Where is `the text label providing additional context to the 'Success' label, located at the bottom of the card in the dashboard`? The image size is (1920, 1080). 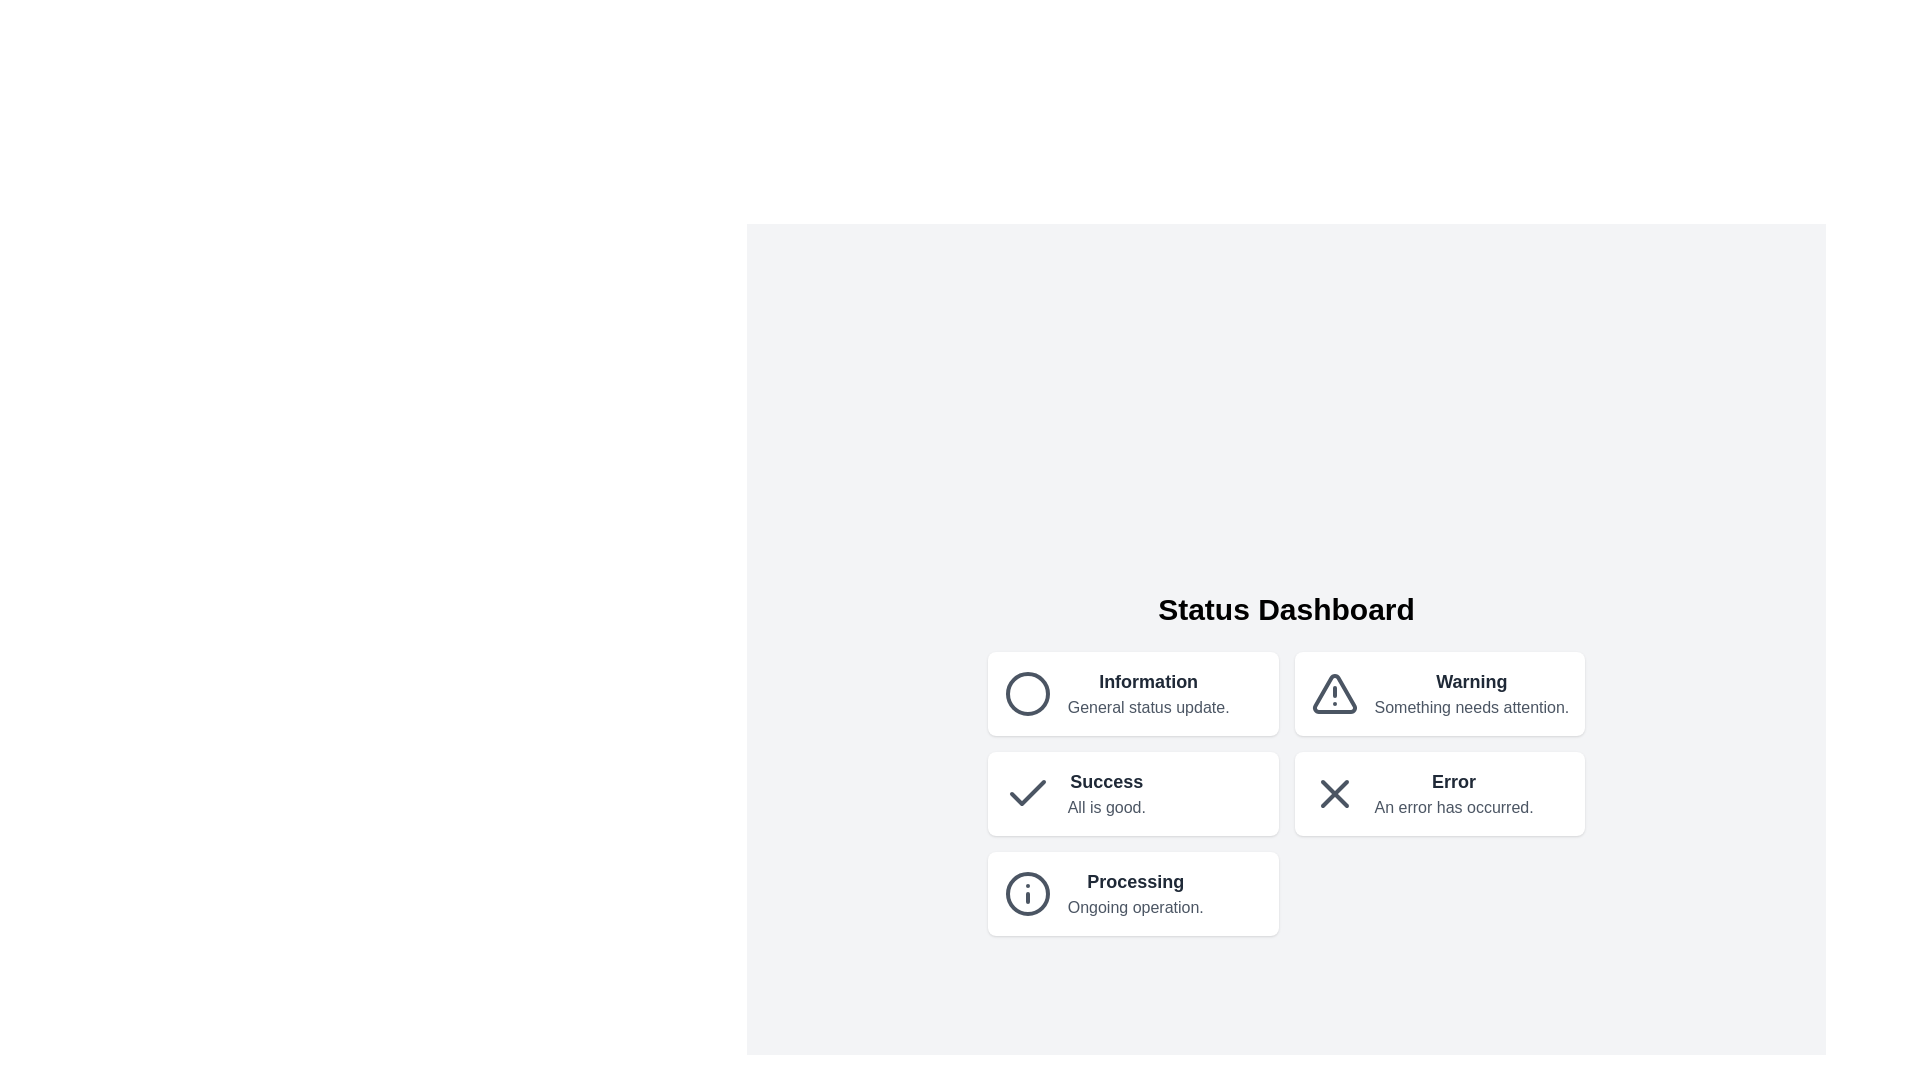
the text label providing additional context to the 'Success' label, located at the bottom of the card in the dashboard is located at coordinates (1105, 806).